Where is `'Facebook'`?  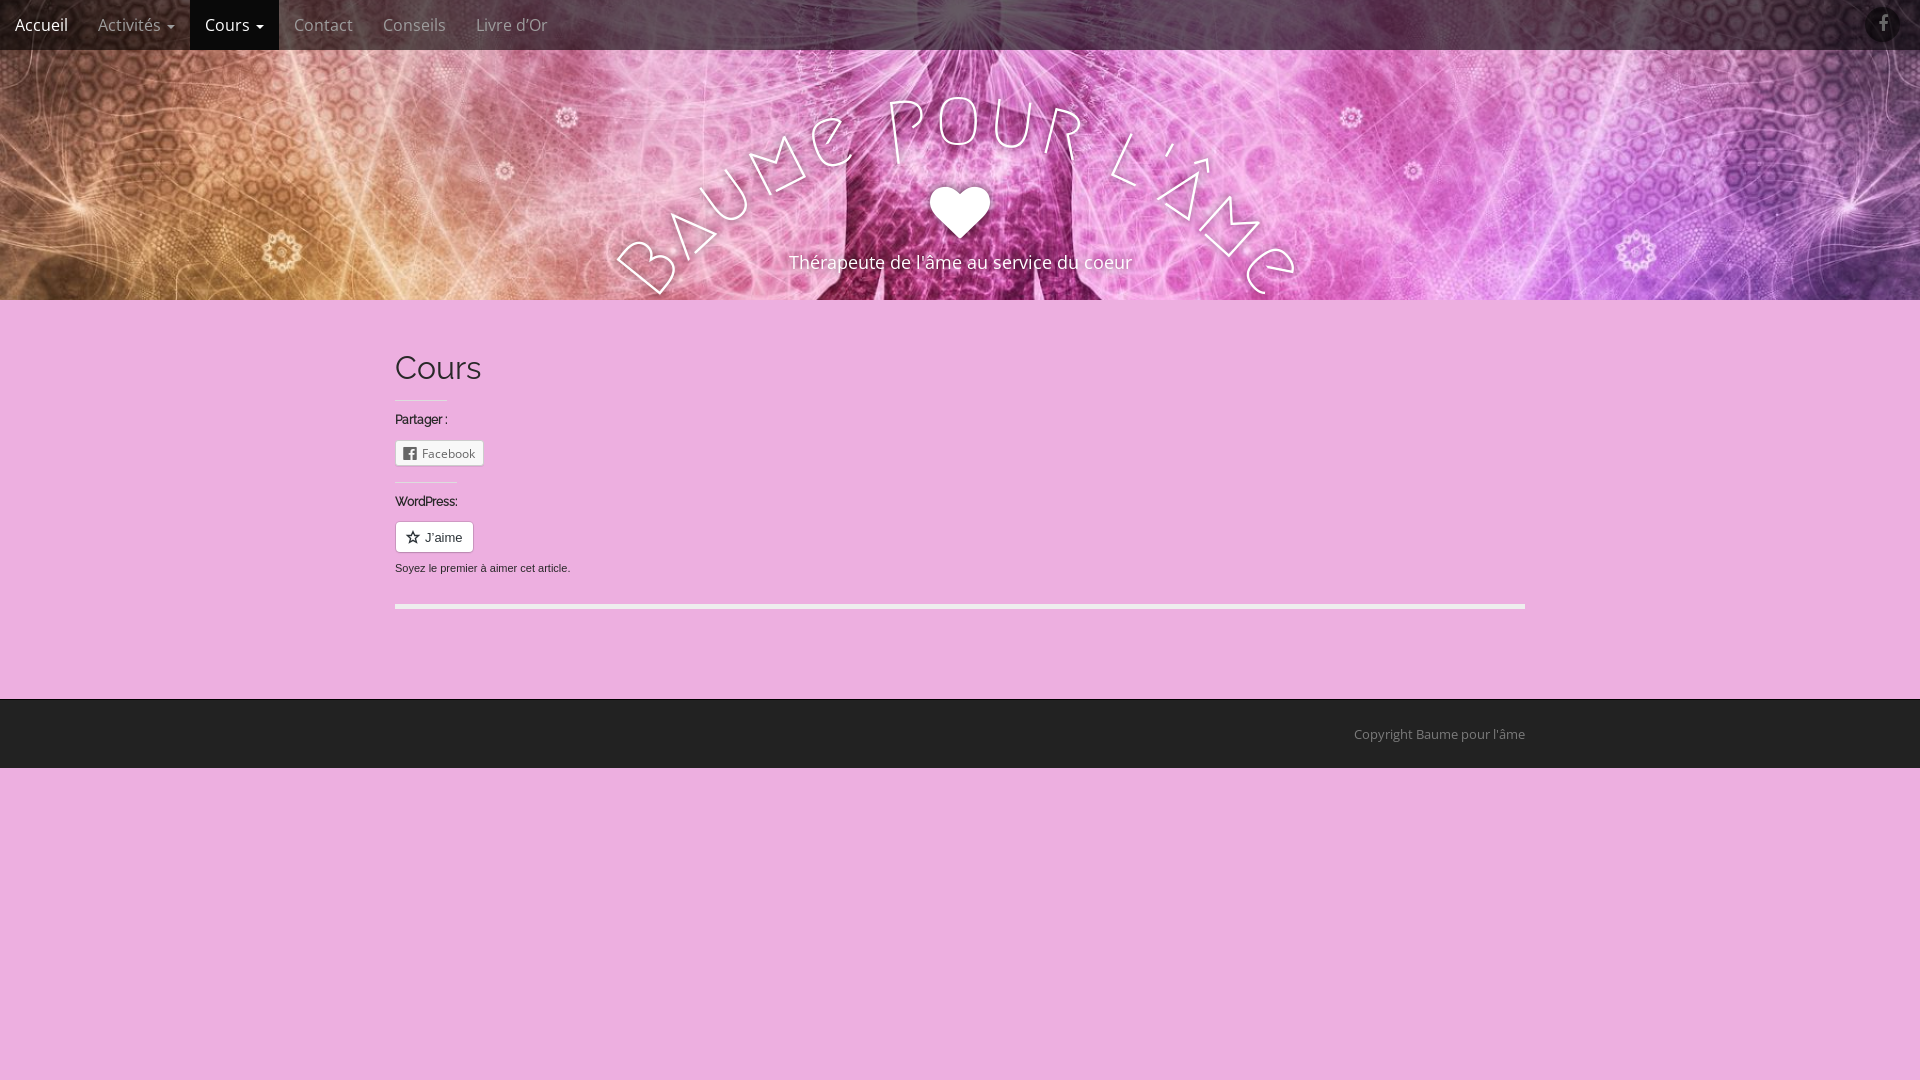 'Facebook' is located at coordinates (438, 452).